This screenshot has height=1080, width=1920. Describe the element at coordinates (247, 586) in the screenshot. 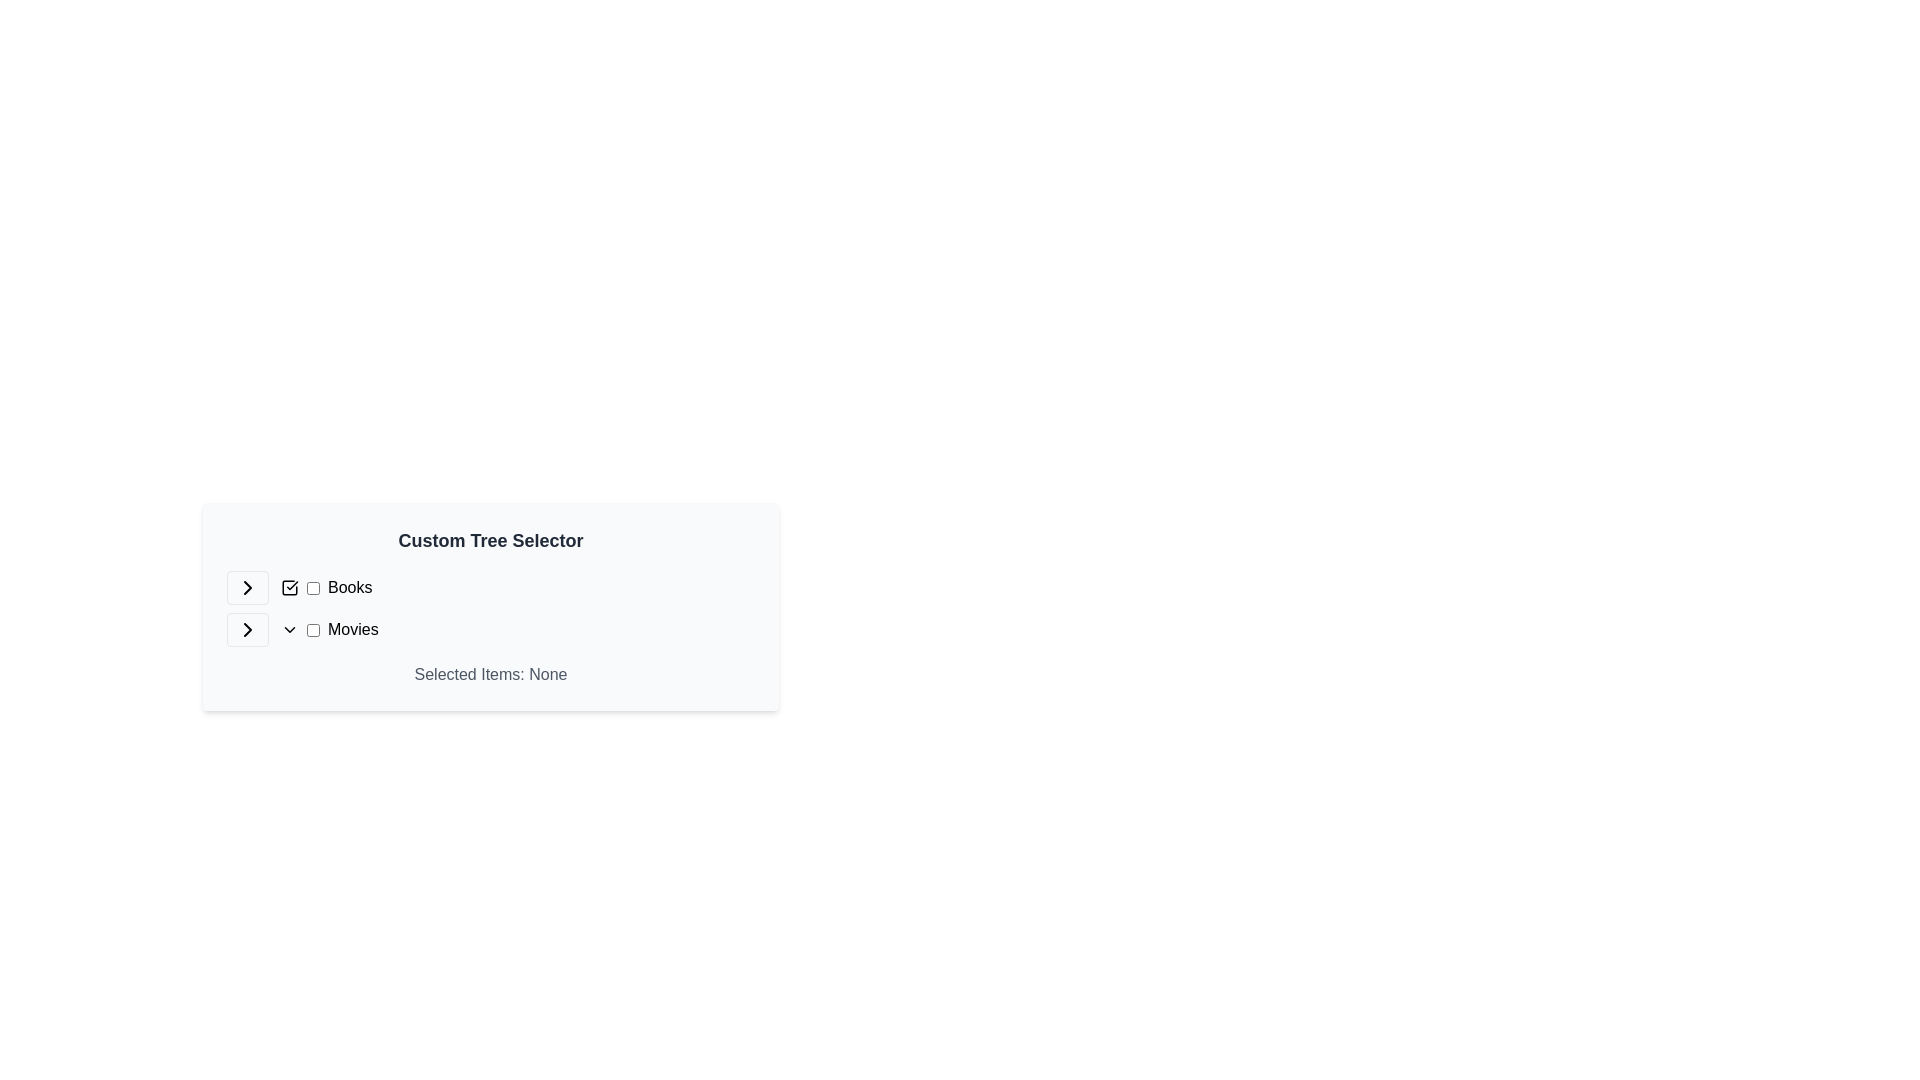

I see `the right-oriented chevron icon button located to the left of the 'Books' label in the 'Custom Tree Selector' section` at that location.